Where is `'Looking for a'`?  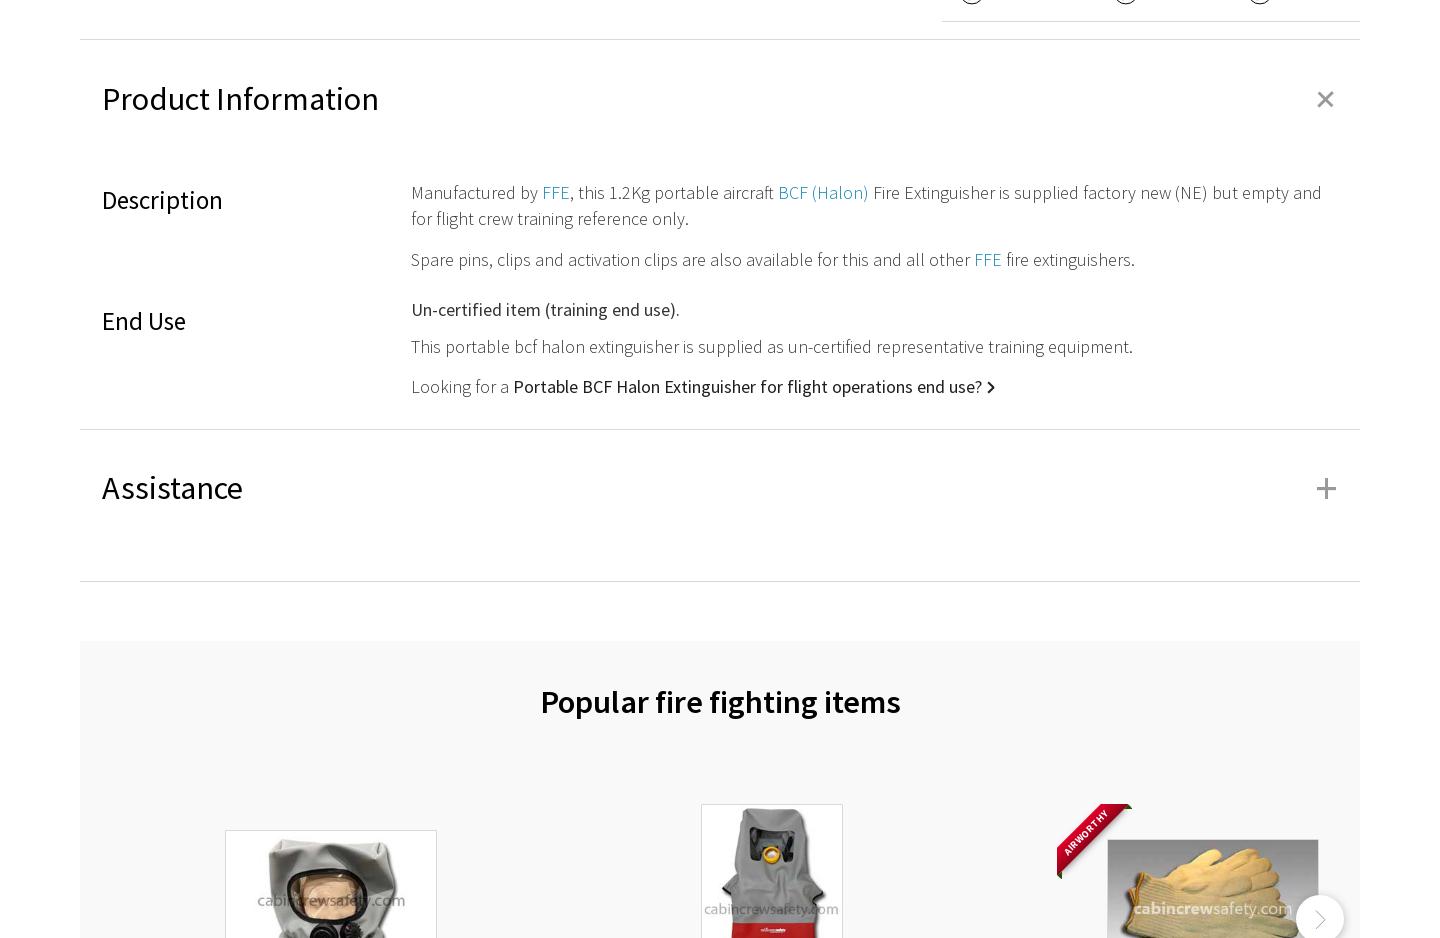
'Looking for a' is located at coordinates (461, 385).